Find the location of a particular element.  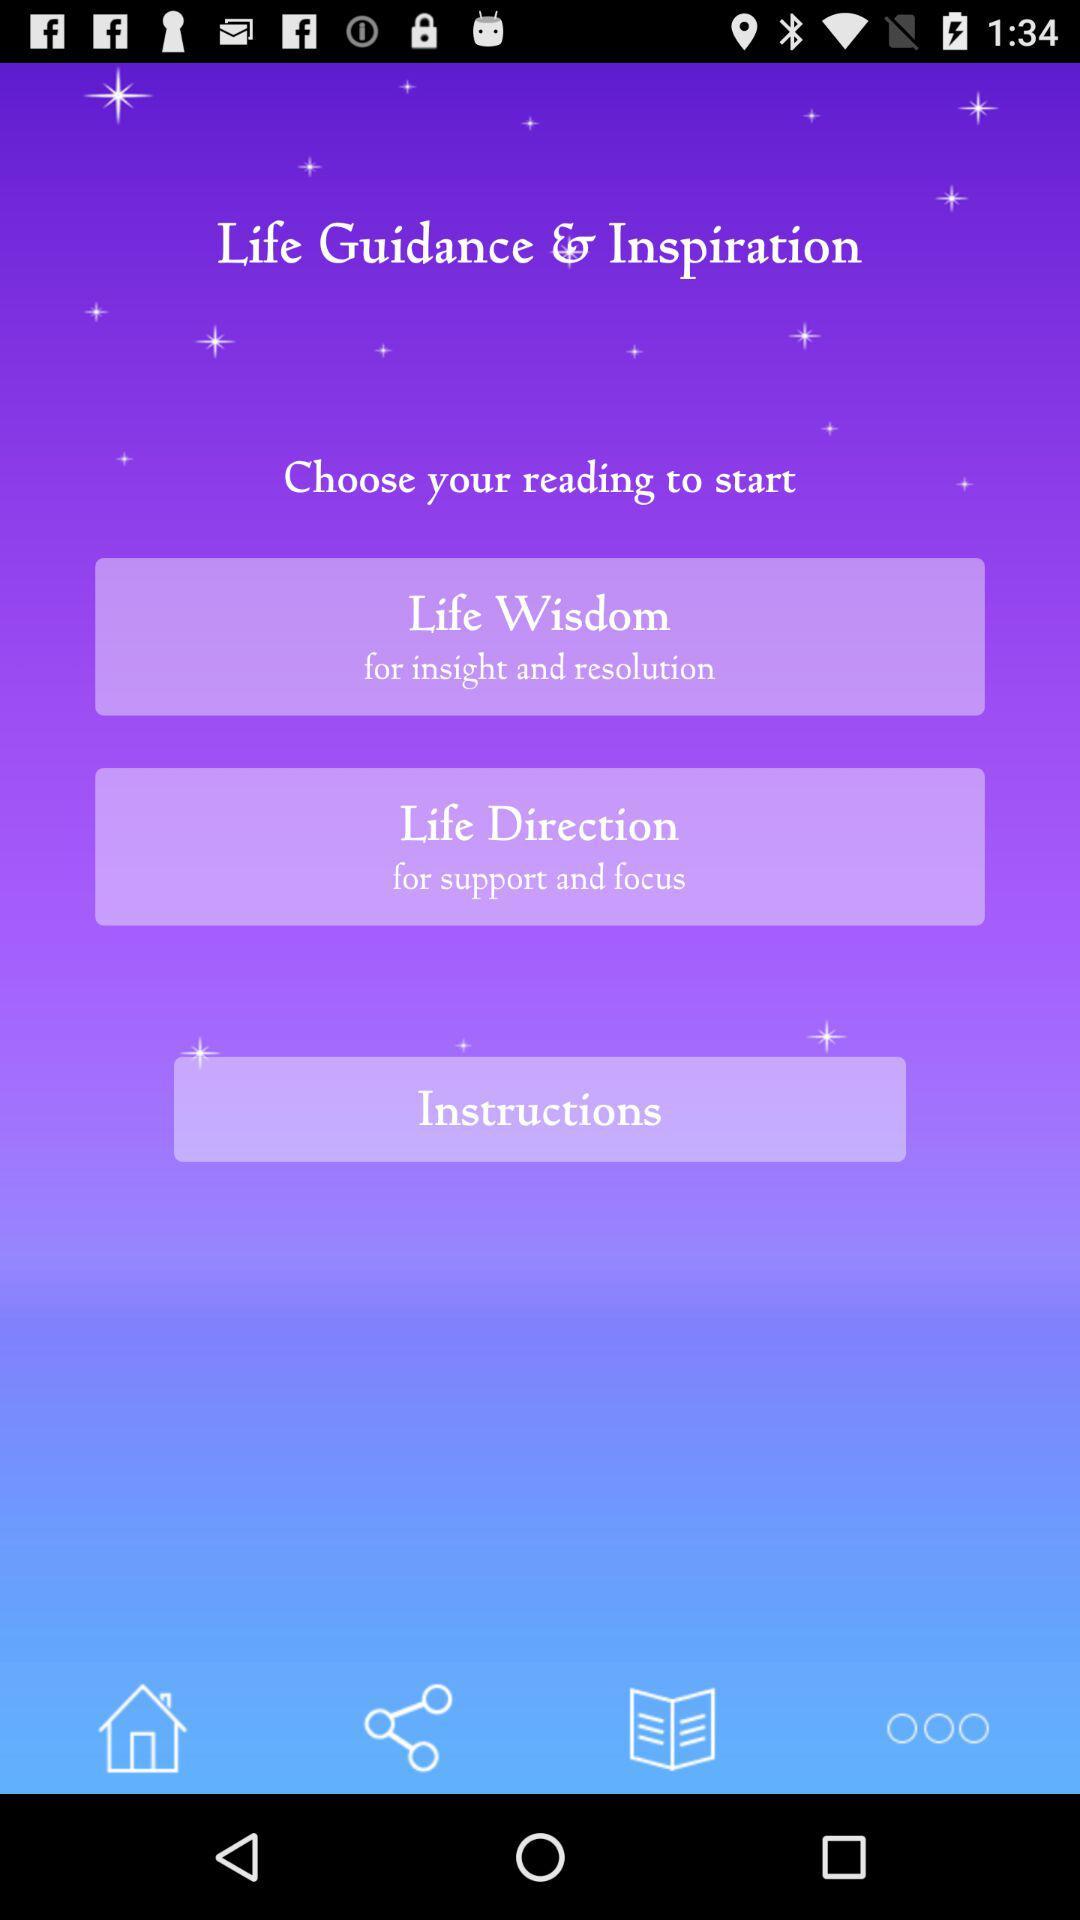

the more icon is located at coordinates (937, 1848).